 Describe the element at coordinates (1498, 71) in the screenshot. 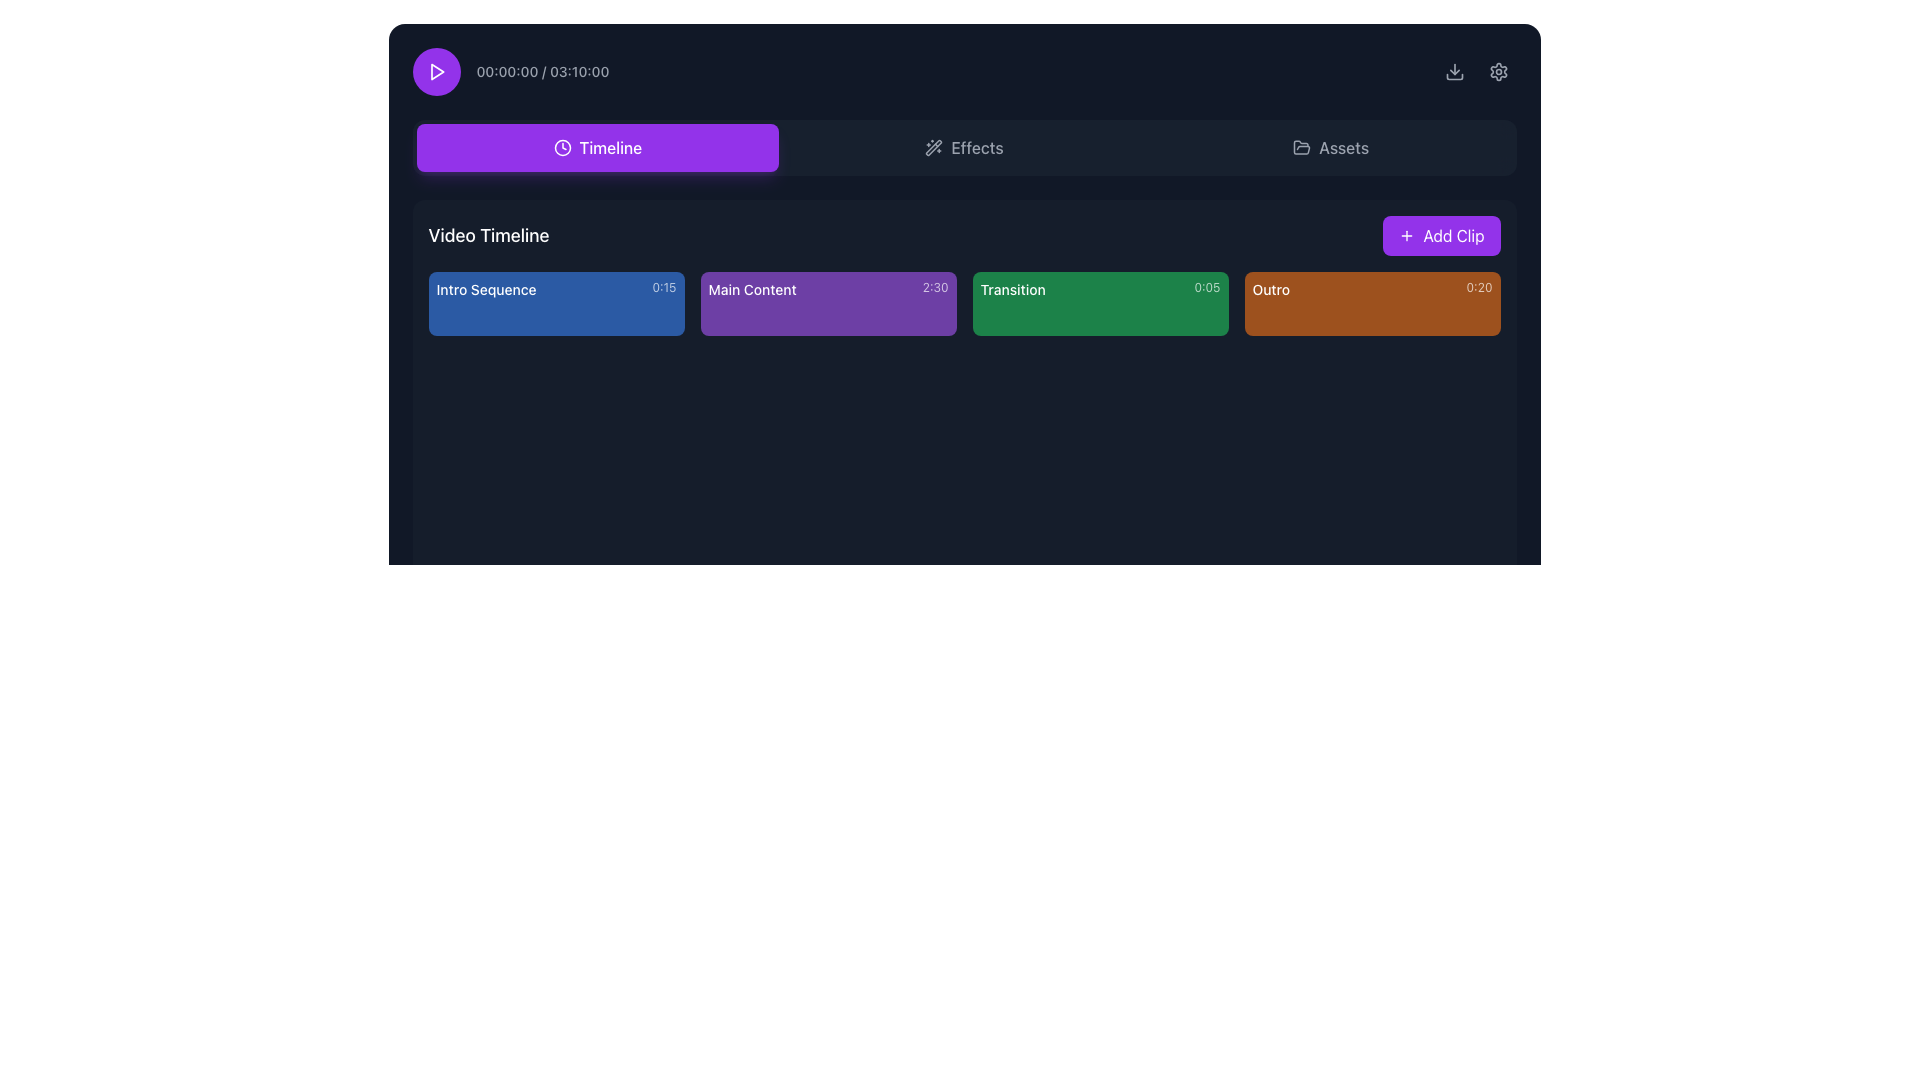

I see `the gear icon located in the upper-right corner of the interface` at that location.